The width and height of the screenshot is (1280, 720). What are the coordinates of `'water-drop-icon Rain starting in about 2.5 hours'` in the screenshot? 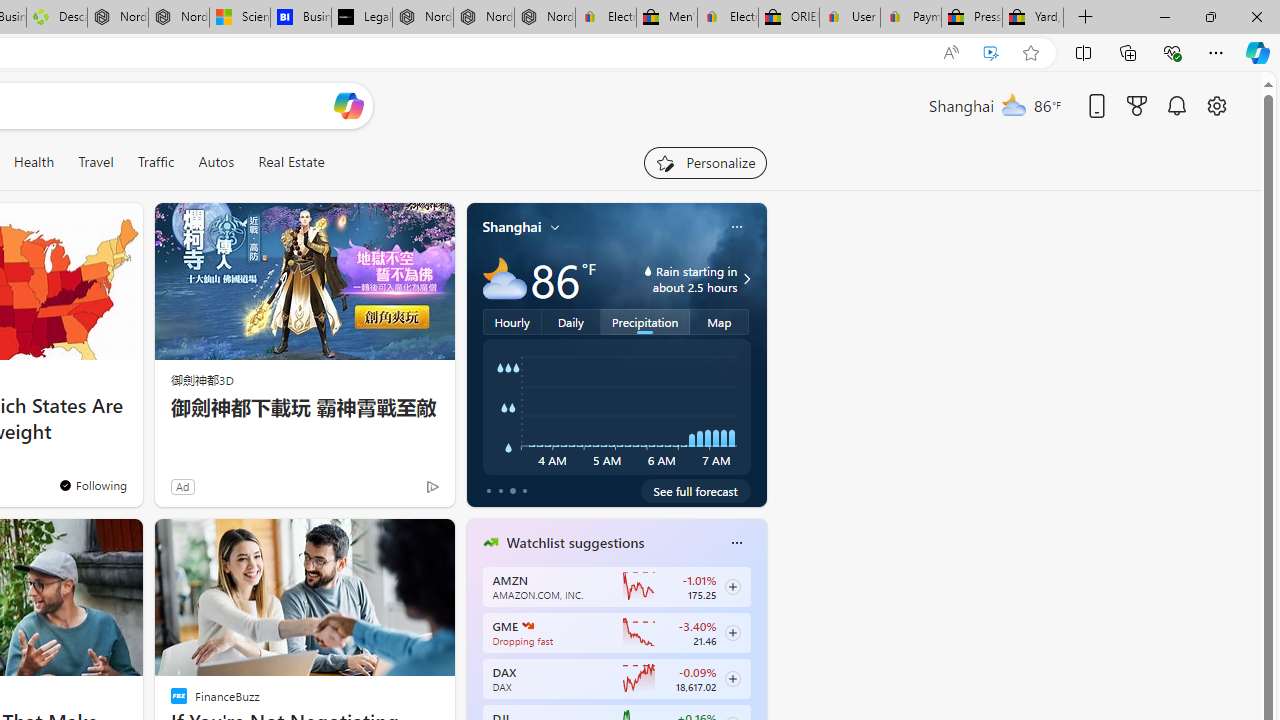 It's located at (674, 279).